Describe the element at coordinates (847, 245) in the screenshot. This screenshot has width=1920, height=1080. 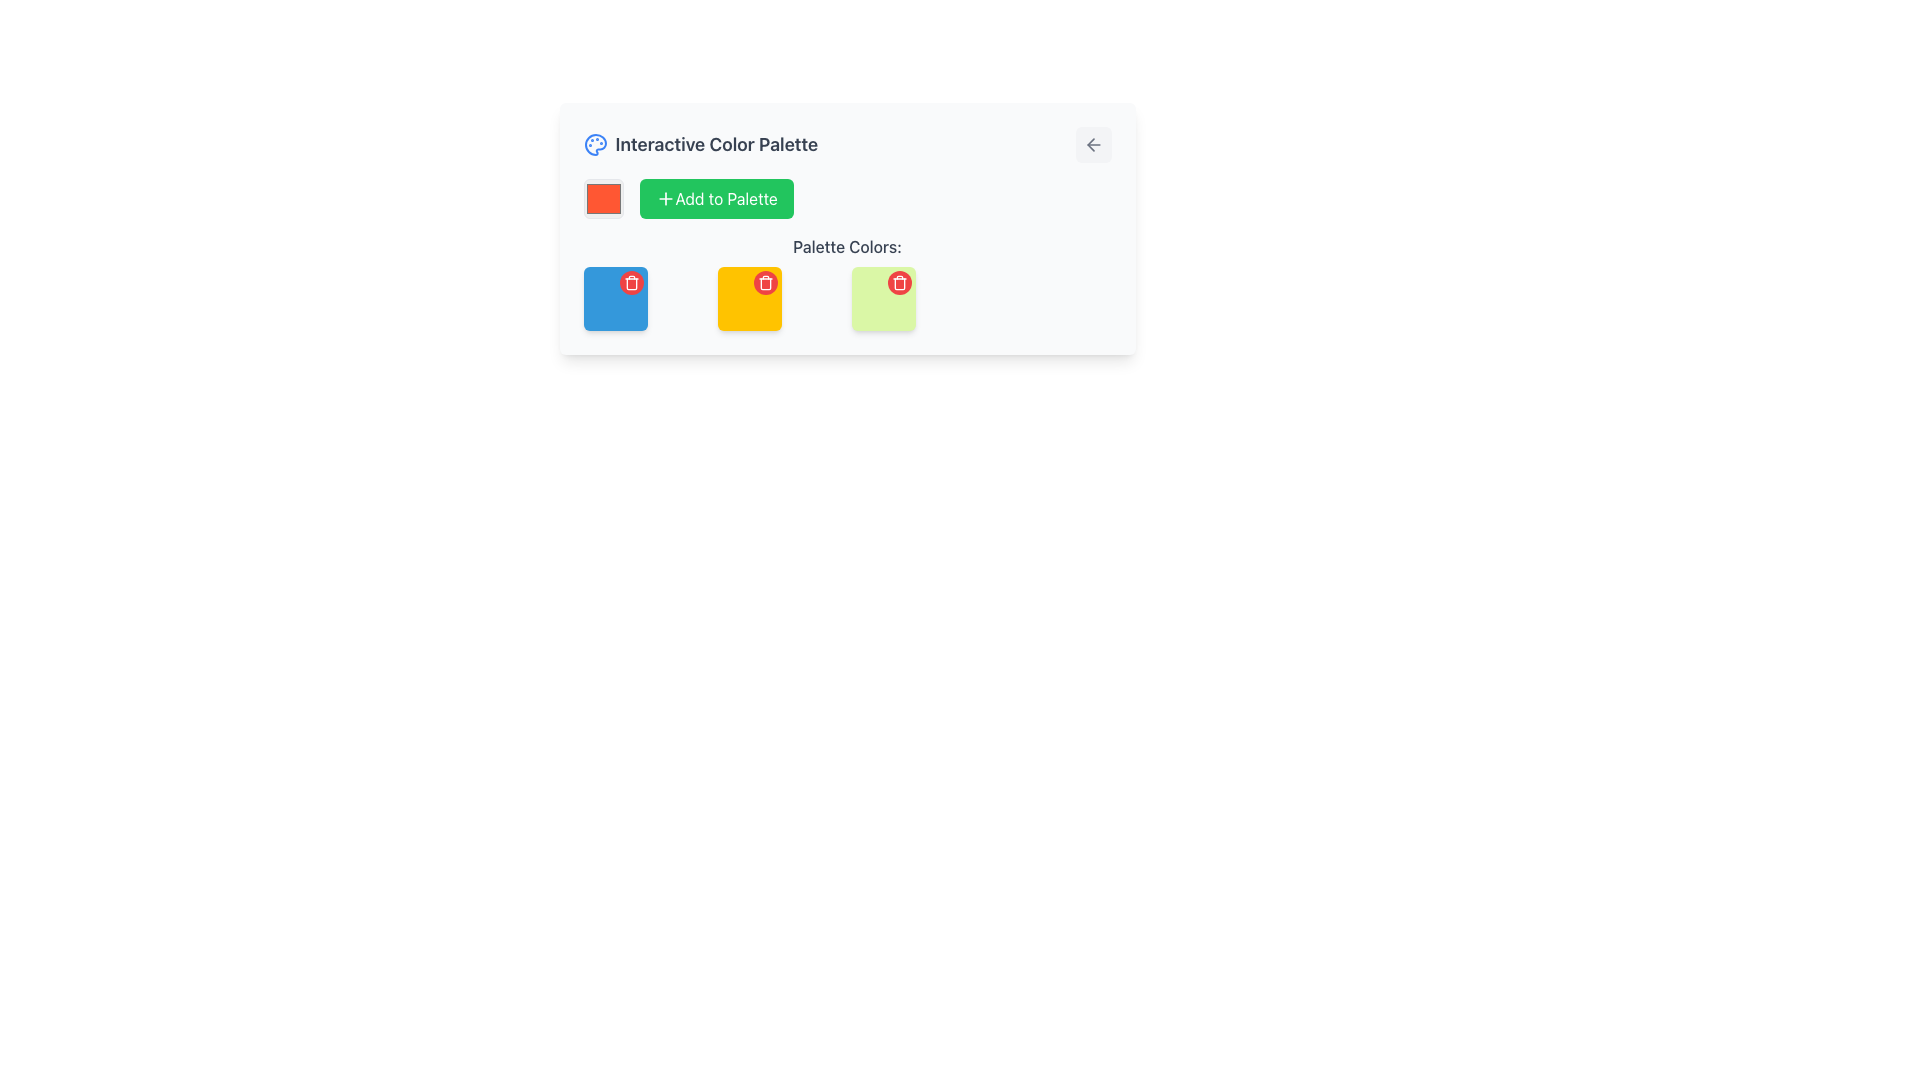
I see `the Text Label displaying 'Palette Colors:' which is prominently positioned above the grid of colorful components` at that location.